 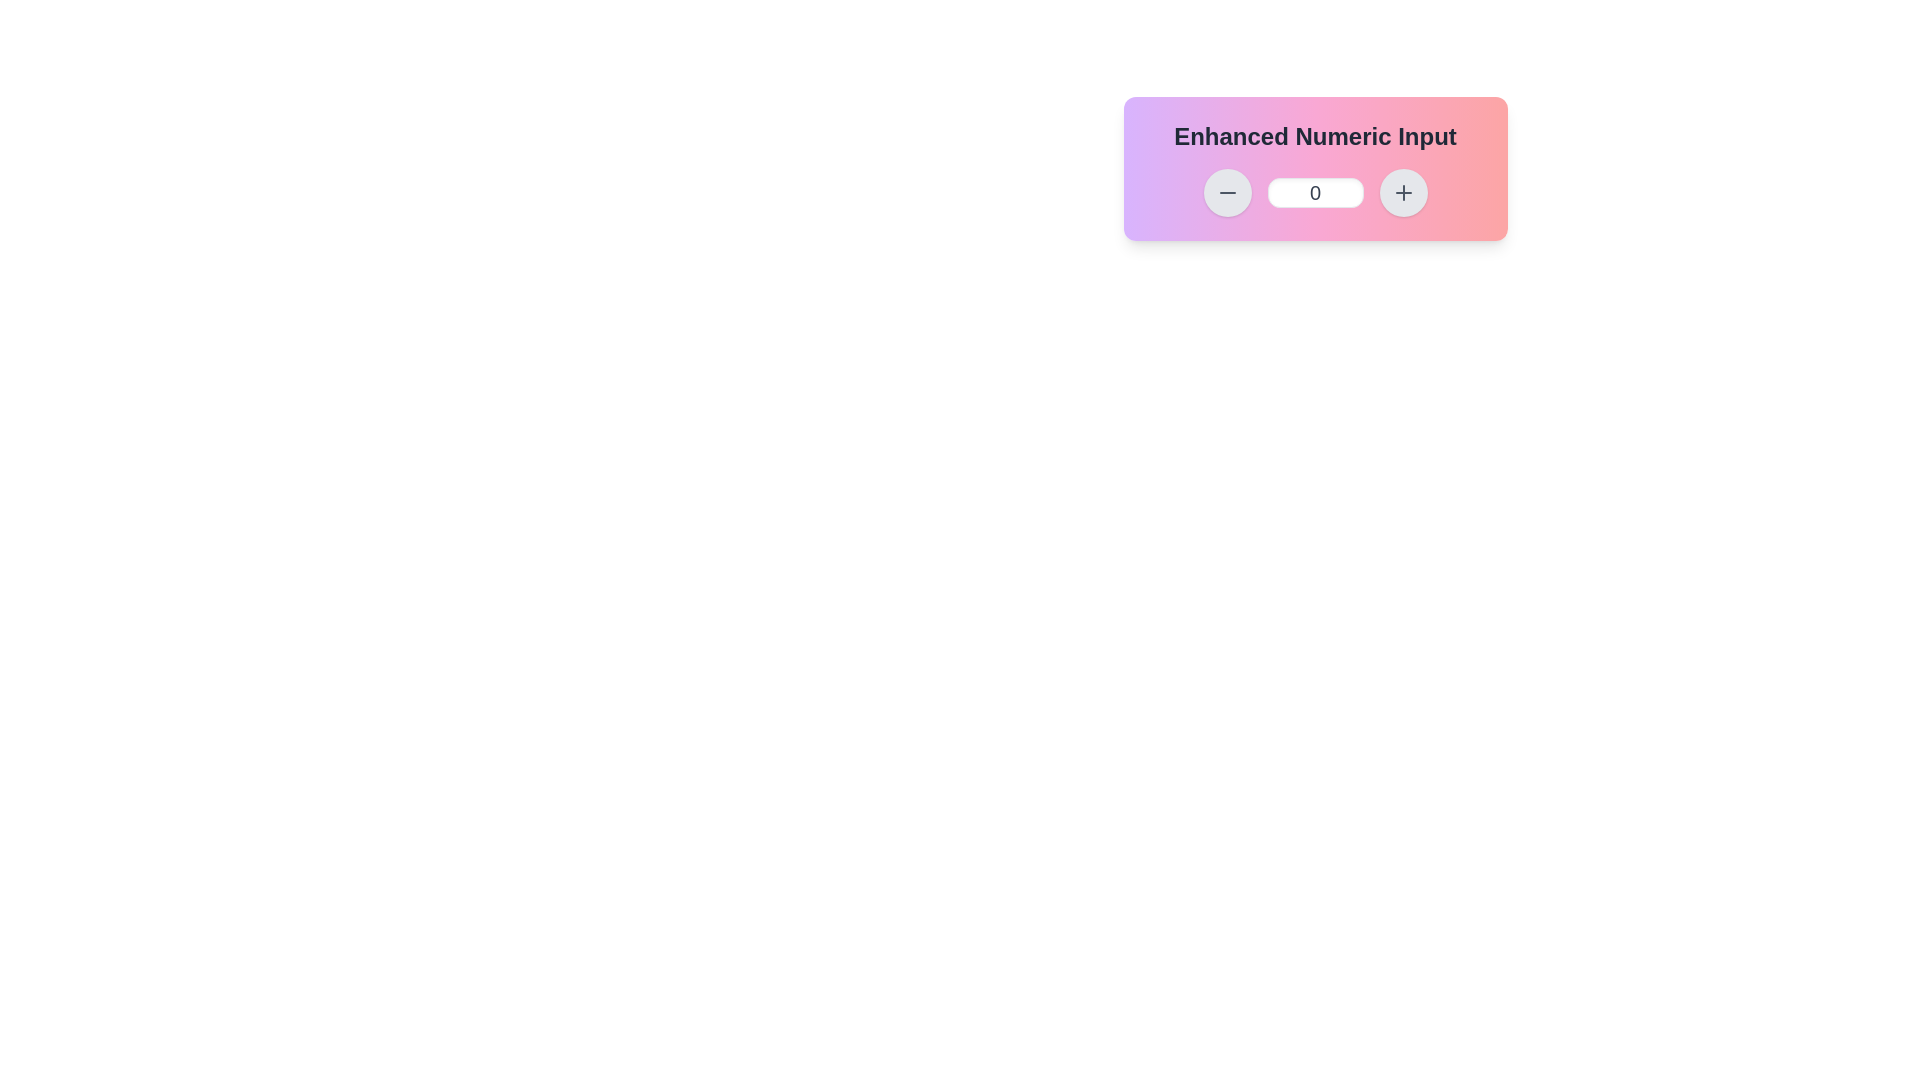 What do you see at coordinates (1315, 192) in the screenshot?
I see `the text input box for modifying a numerical value, located at the center of the Enhanced Numeric Input control` at bounding box center [1315, 192].